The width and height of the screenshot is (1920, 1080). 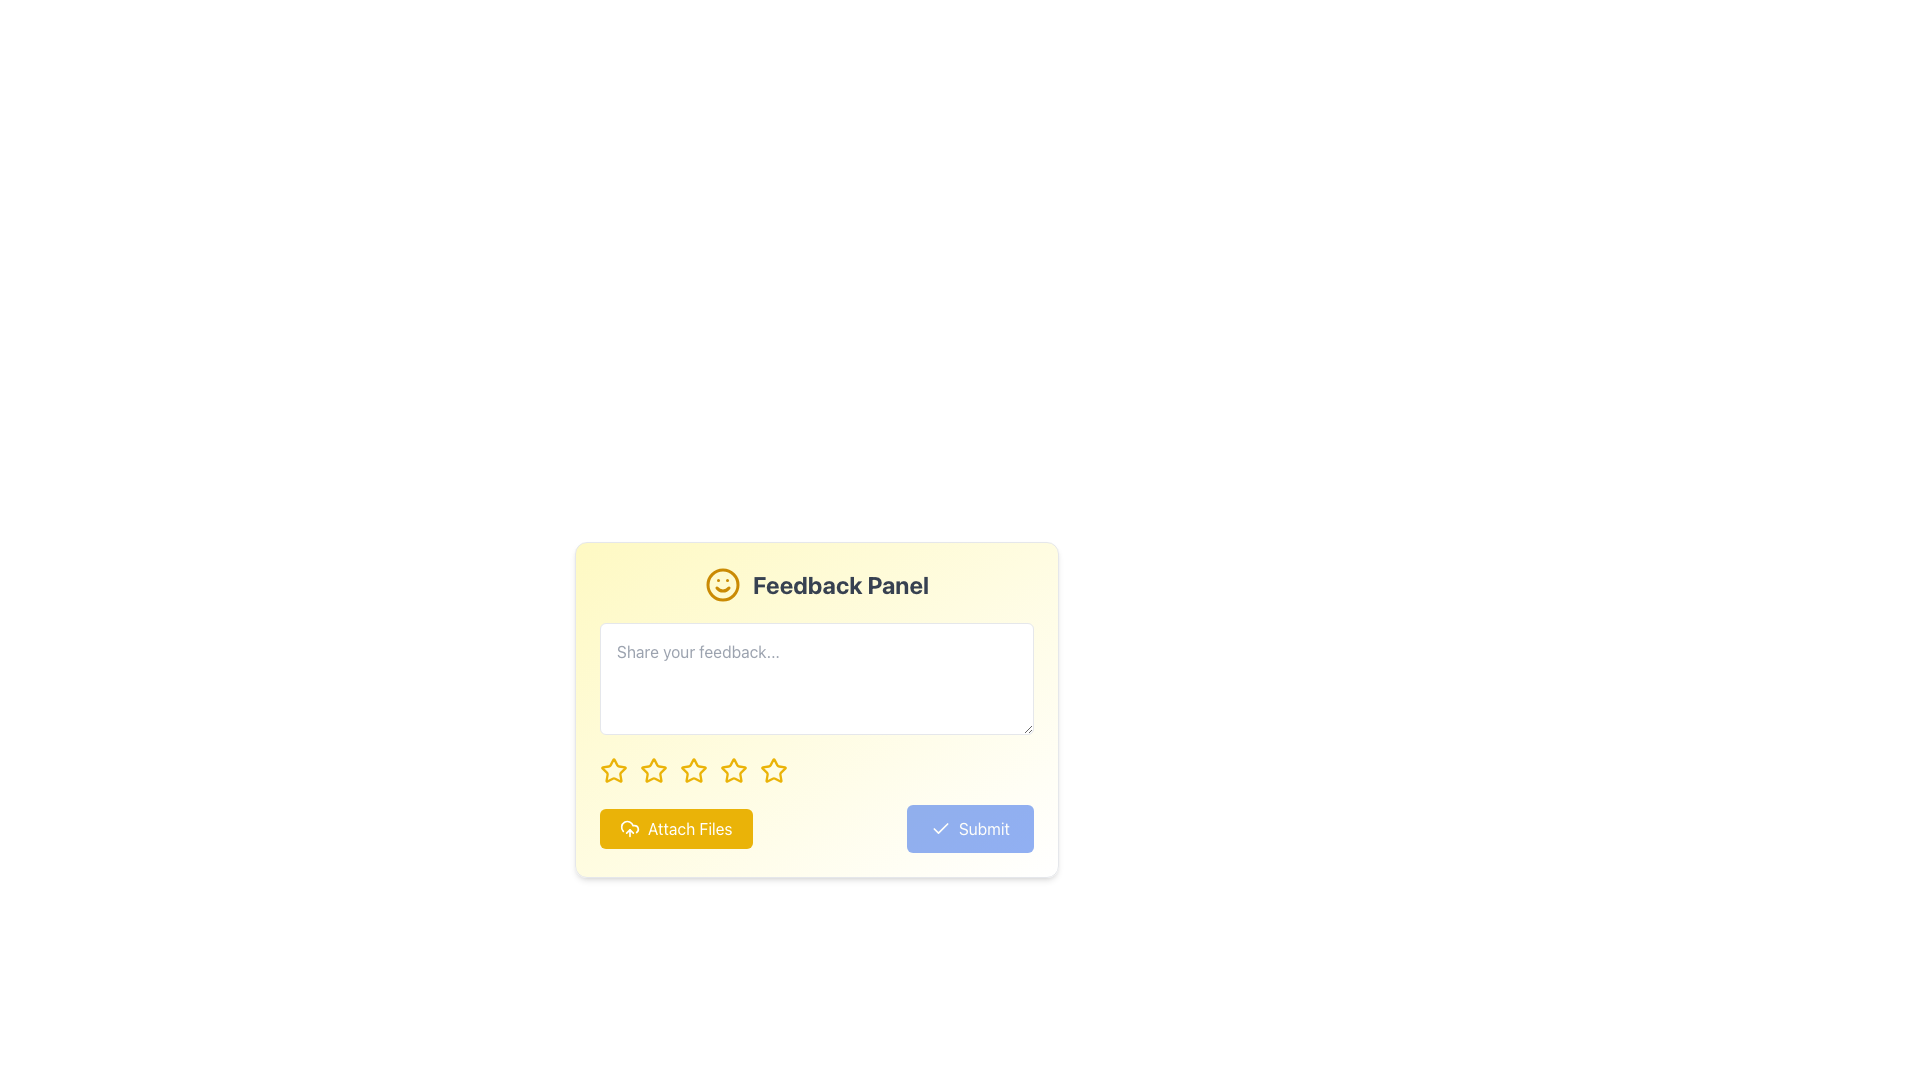 What do you see at coordinates (772, 769) in the screenshot?
I see `the fifth rating star icon, which is a golden yellow outlined star located in the feedback rating row of the feedback panel` at bounding box center [772, 769].